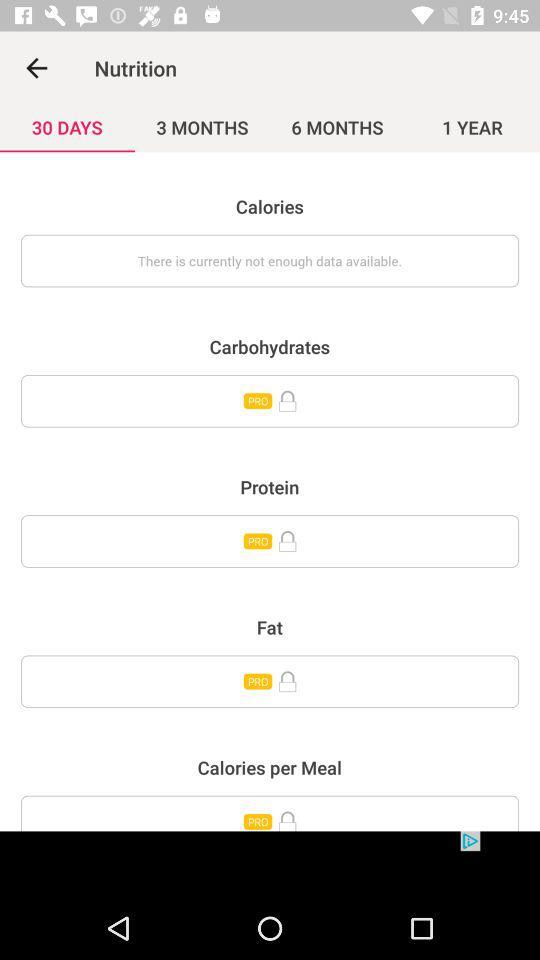 The image size is (540, 960). I want to click on open to know, so click(270, 541).